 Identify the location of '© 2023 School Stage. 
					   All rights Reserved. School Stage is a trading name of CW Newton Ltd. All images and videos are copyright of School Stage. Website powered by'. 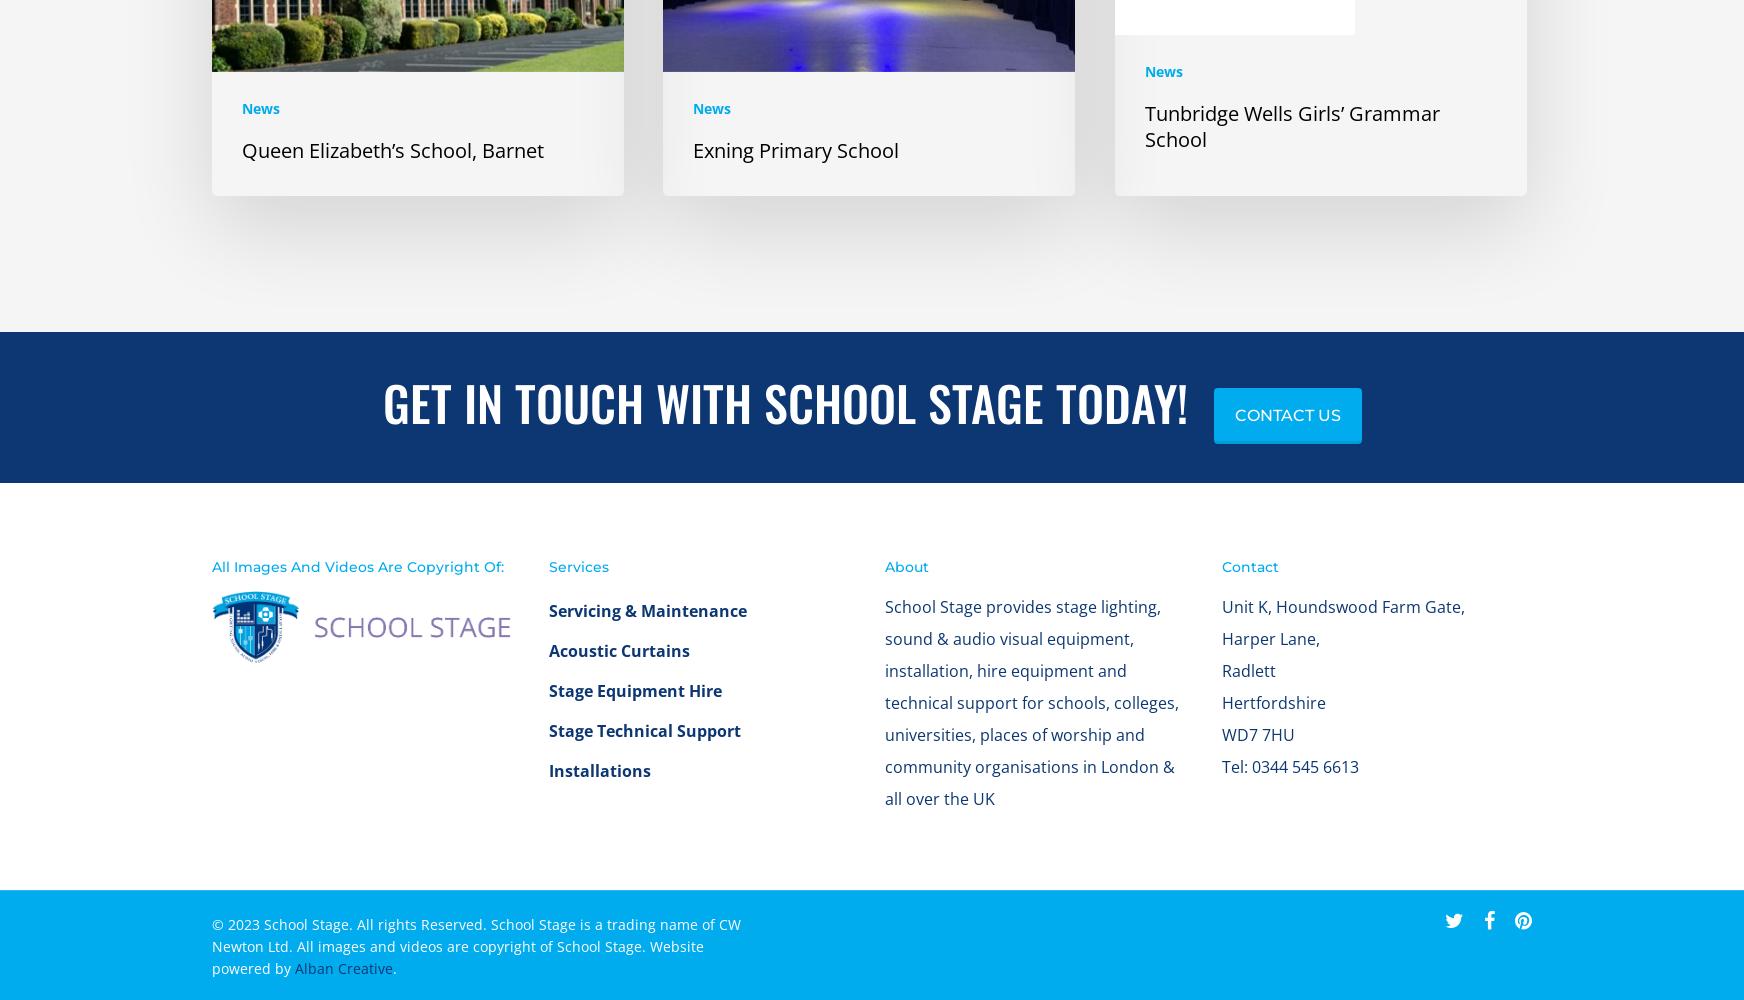
(475, 964).